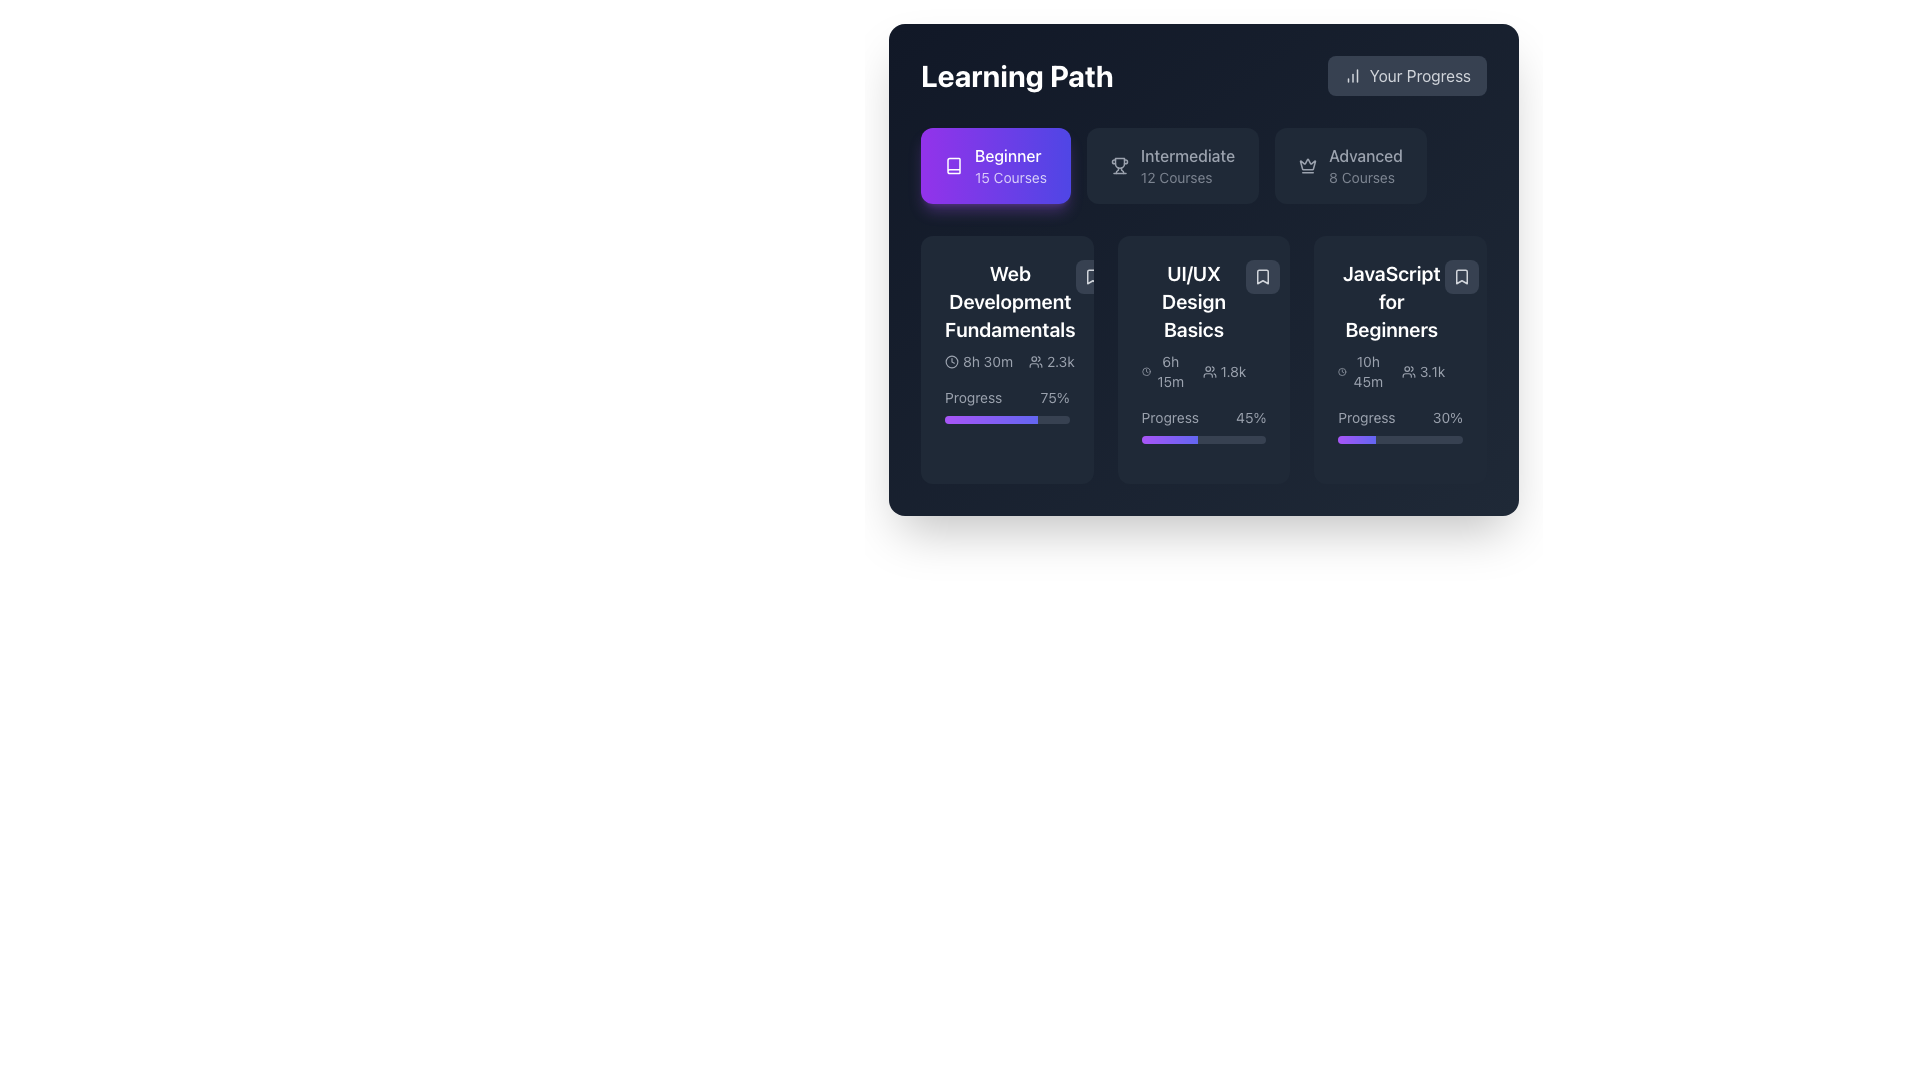  Describe the element at coordinates (1361, 371) in the screenshot. I see `displayed duration information from the text with icon composite element located in the 'JavaScript for Beginners' course card, positioned at the top-left corner of the bottom section containing course meta-information` at that location.